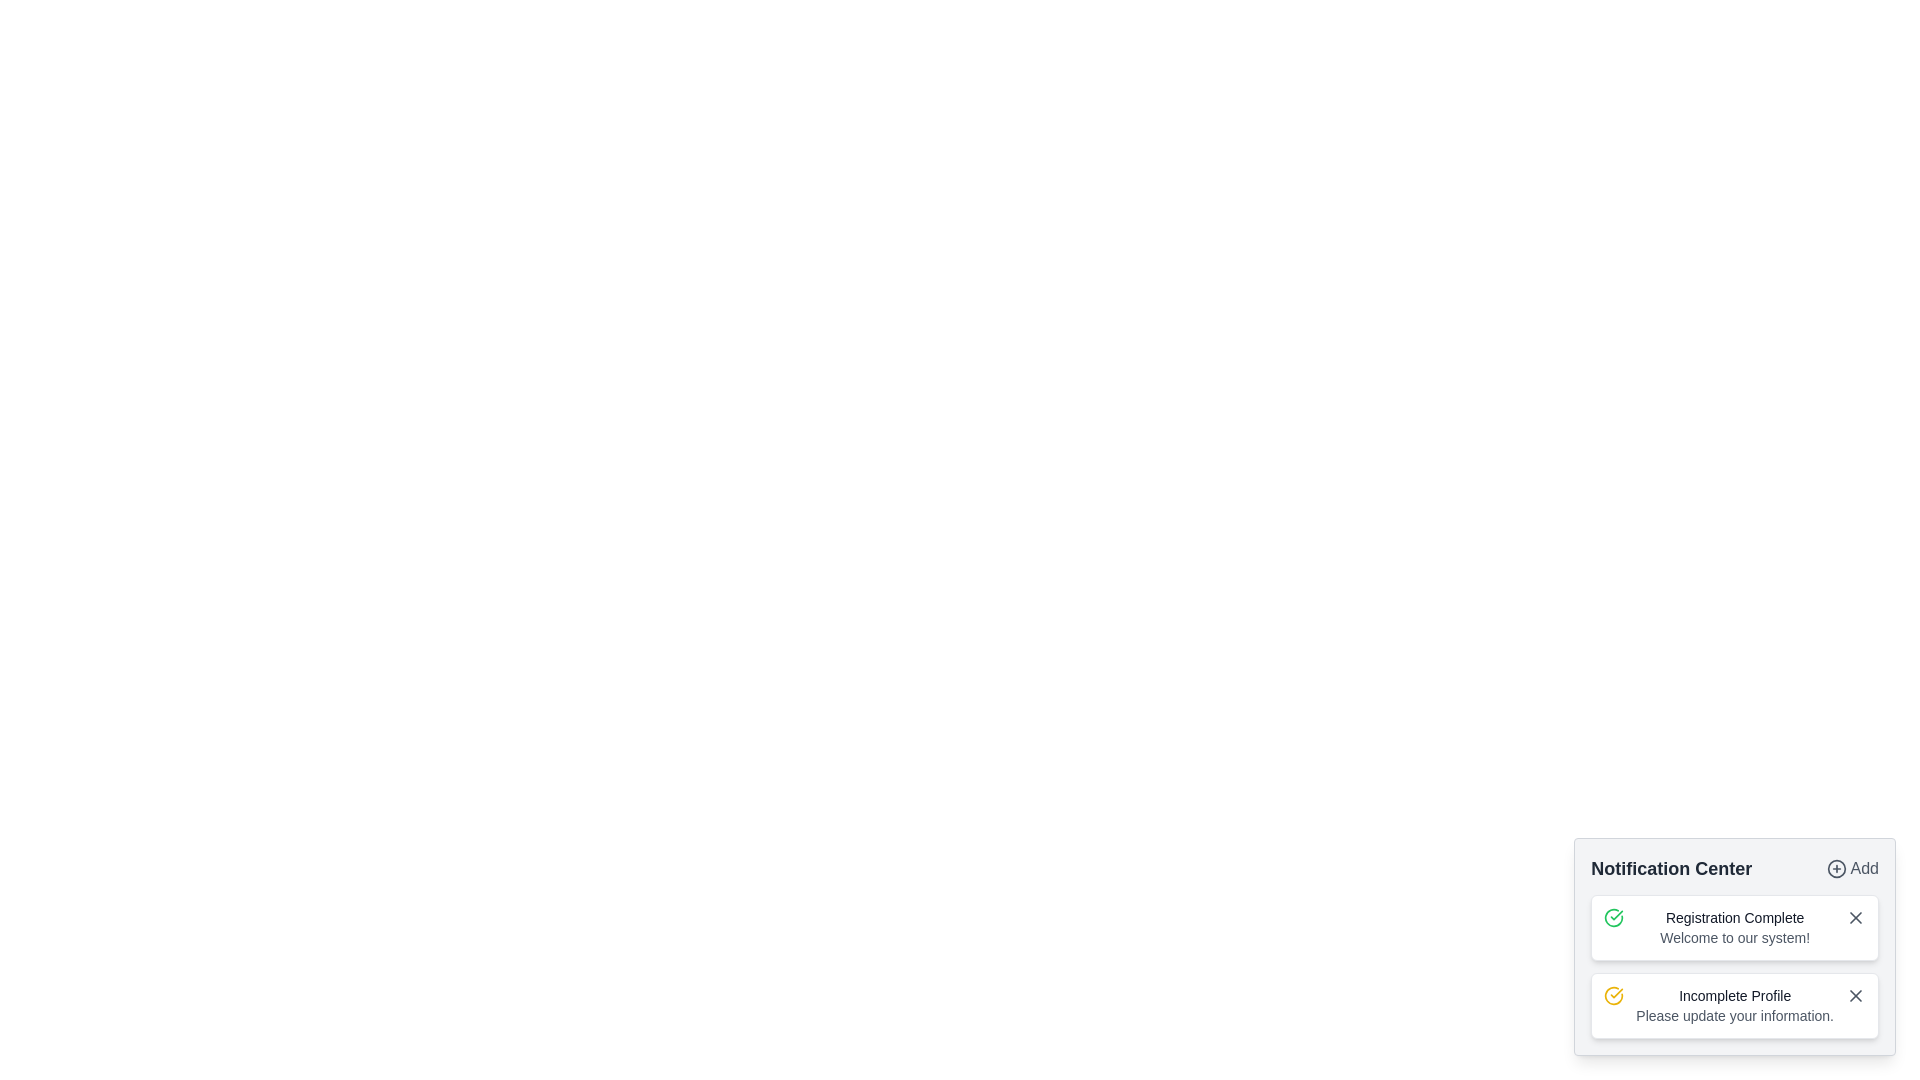  What do you see at coordinates (1734, 867) in the screenshot?
I see `'Notification Center' text located in the header bar of the notification card, which features bold, large text styled in light gray color` at bounding box center [1734, 867].